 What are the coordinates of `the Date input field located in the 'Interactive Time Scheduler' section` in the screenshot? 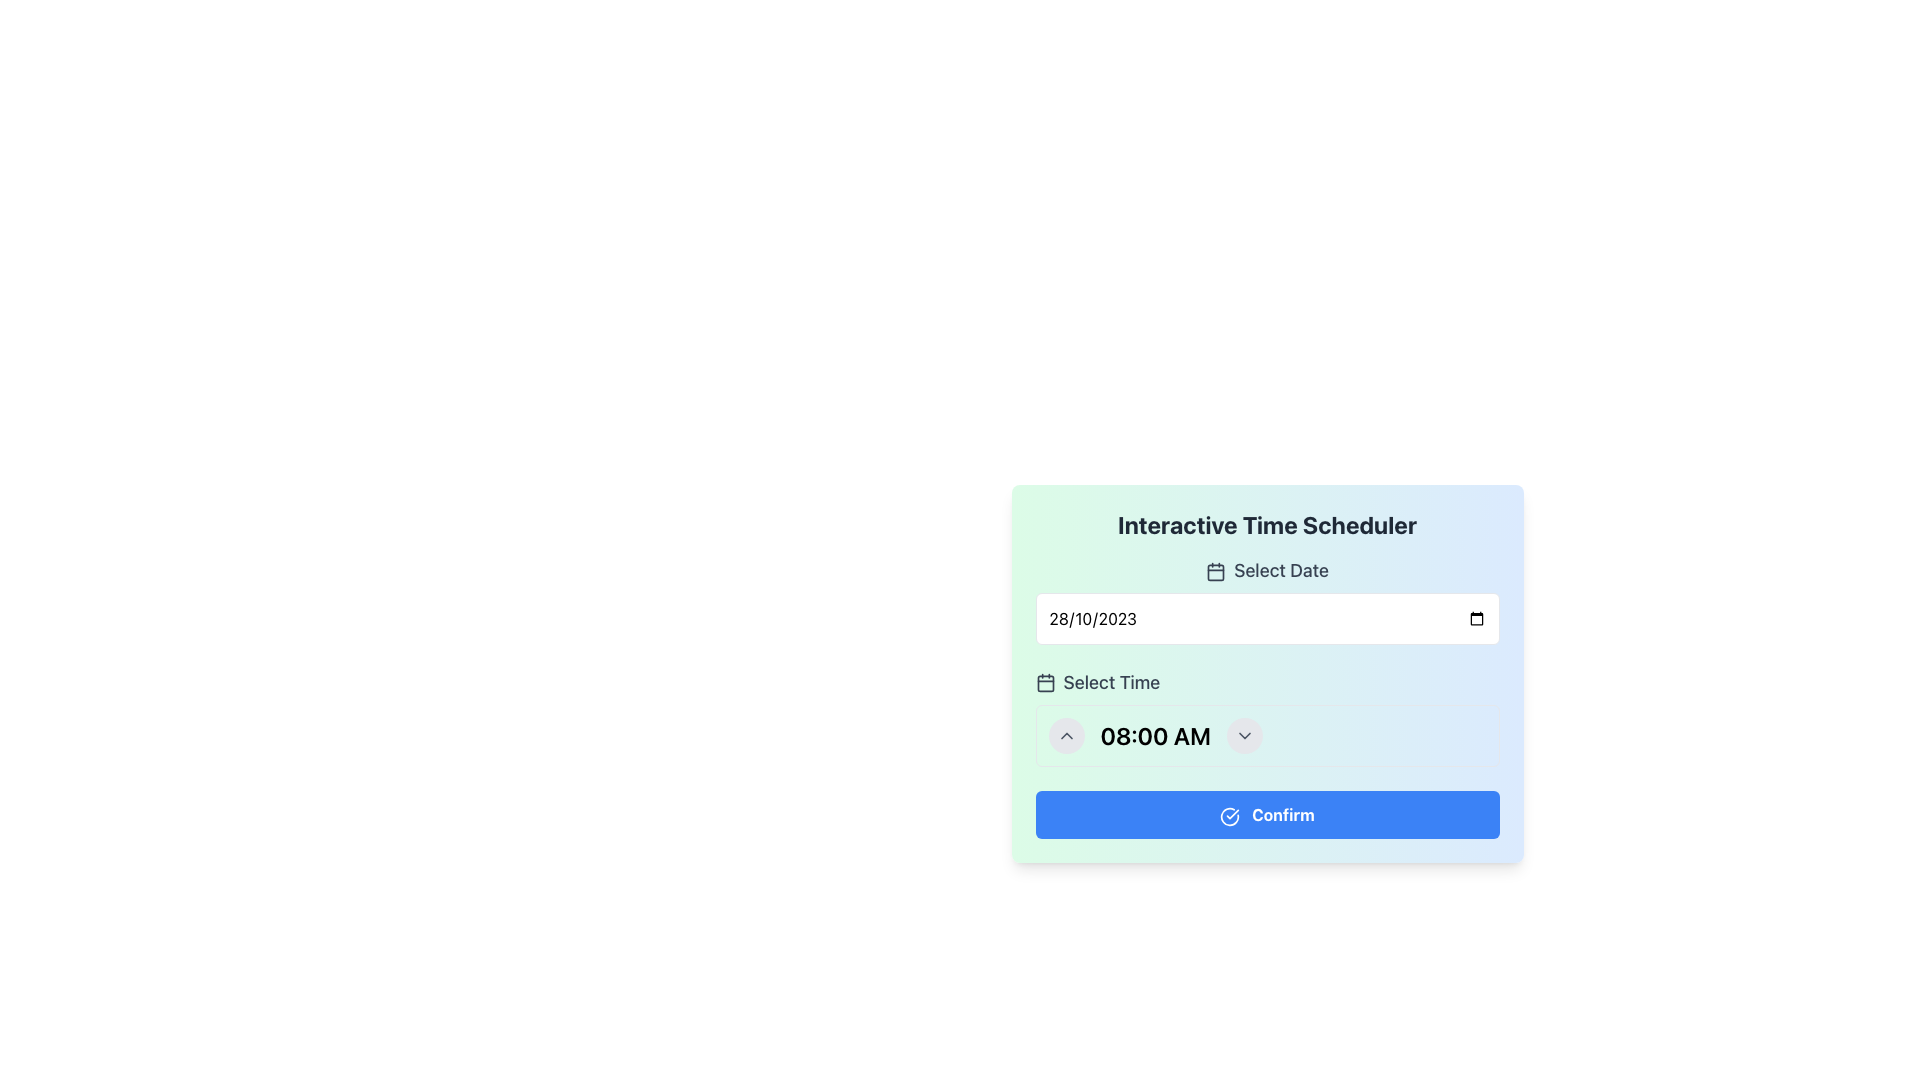 It's located at (1266, 600).